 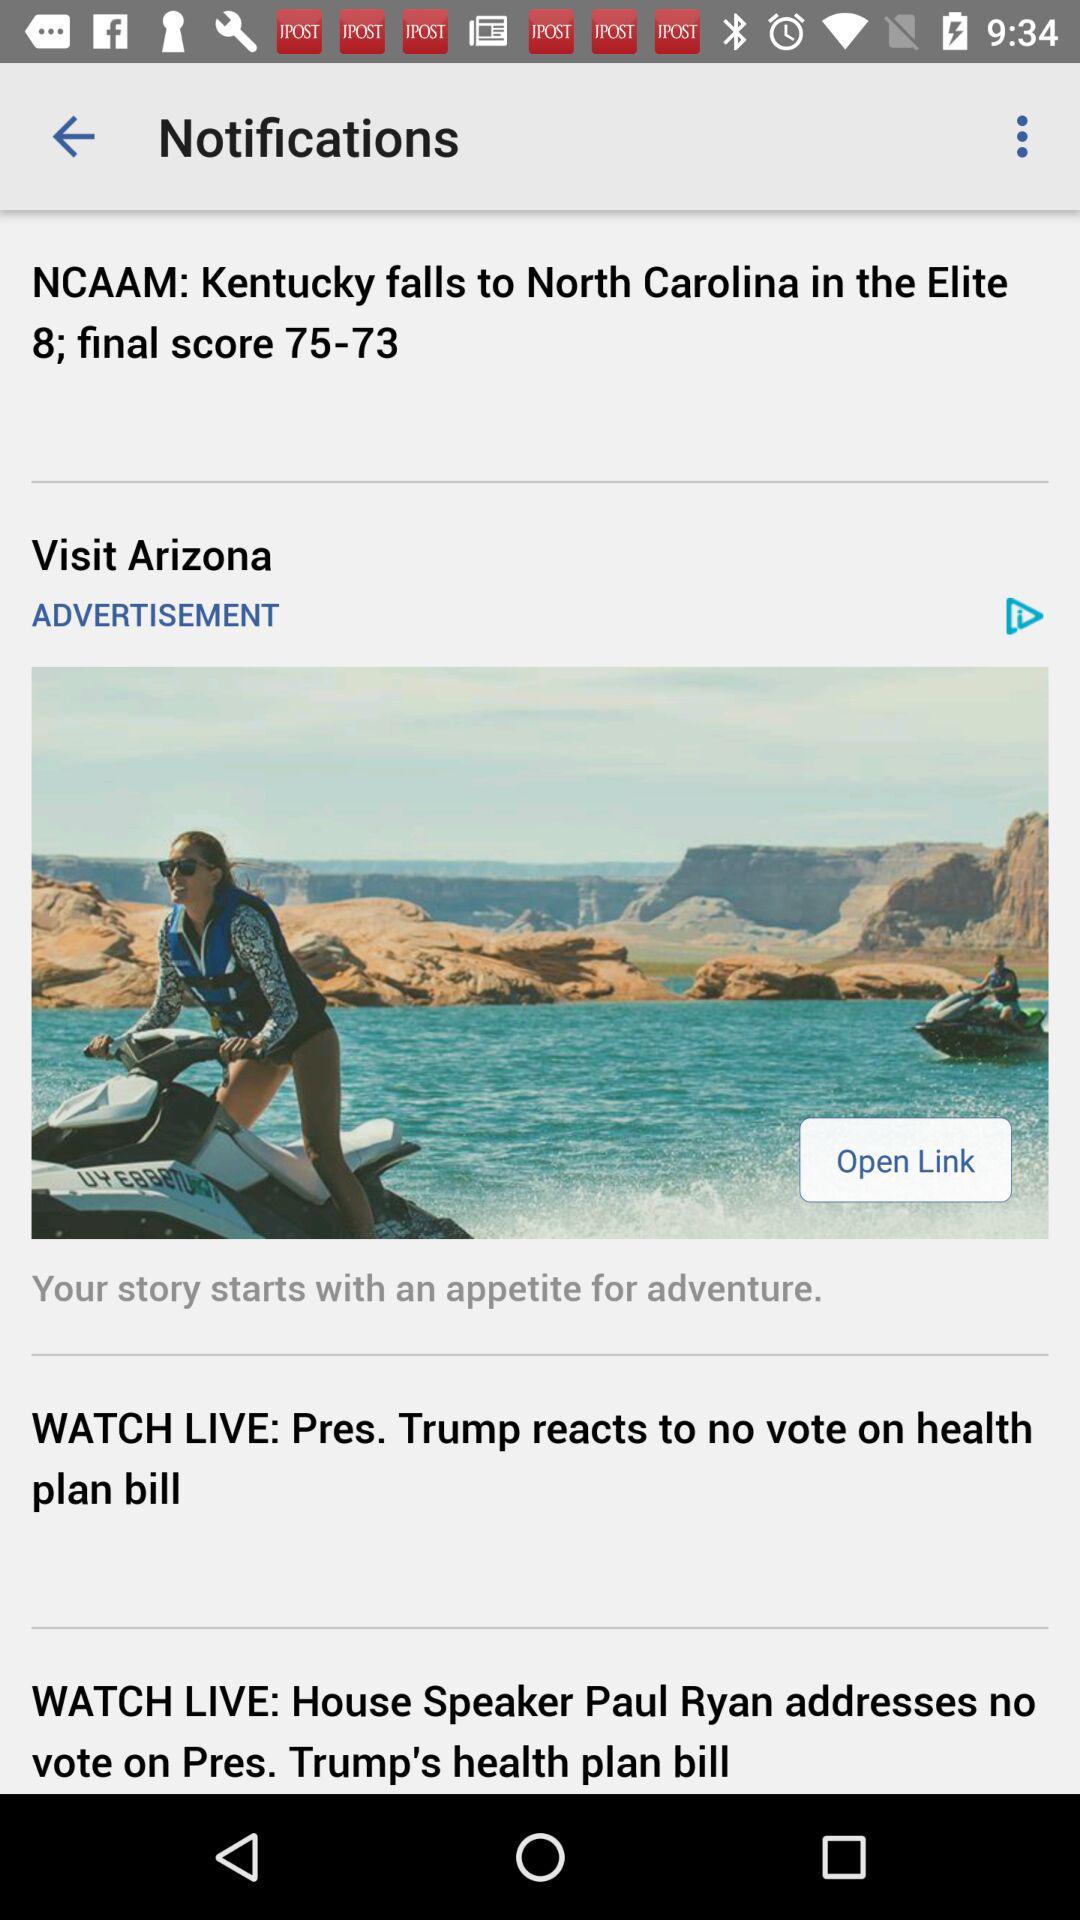 What do you see at coordinates (72, 135) in the screenshot?
I see `app to the left of the notifications app` at bounding box center [72, 135].